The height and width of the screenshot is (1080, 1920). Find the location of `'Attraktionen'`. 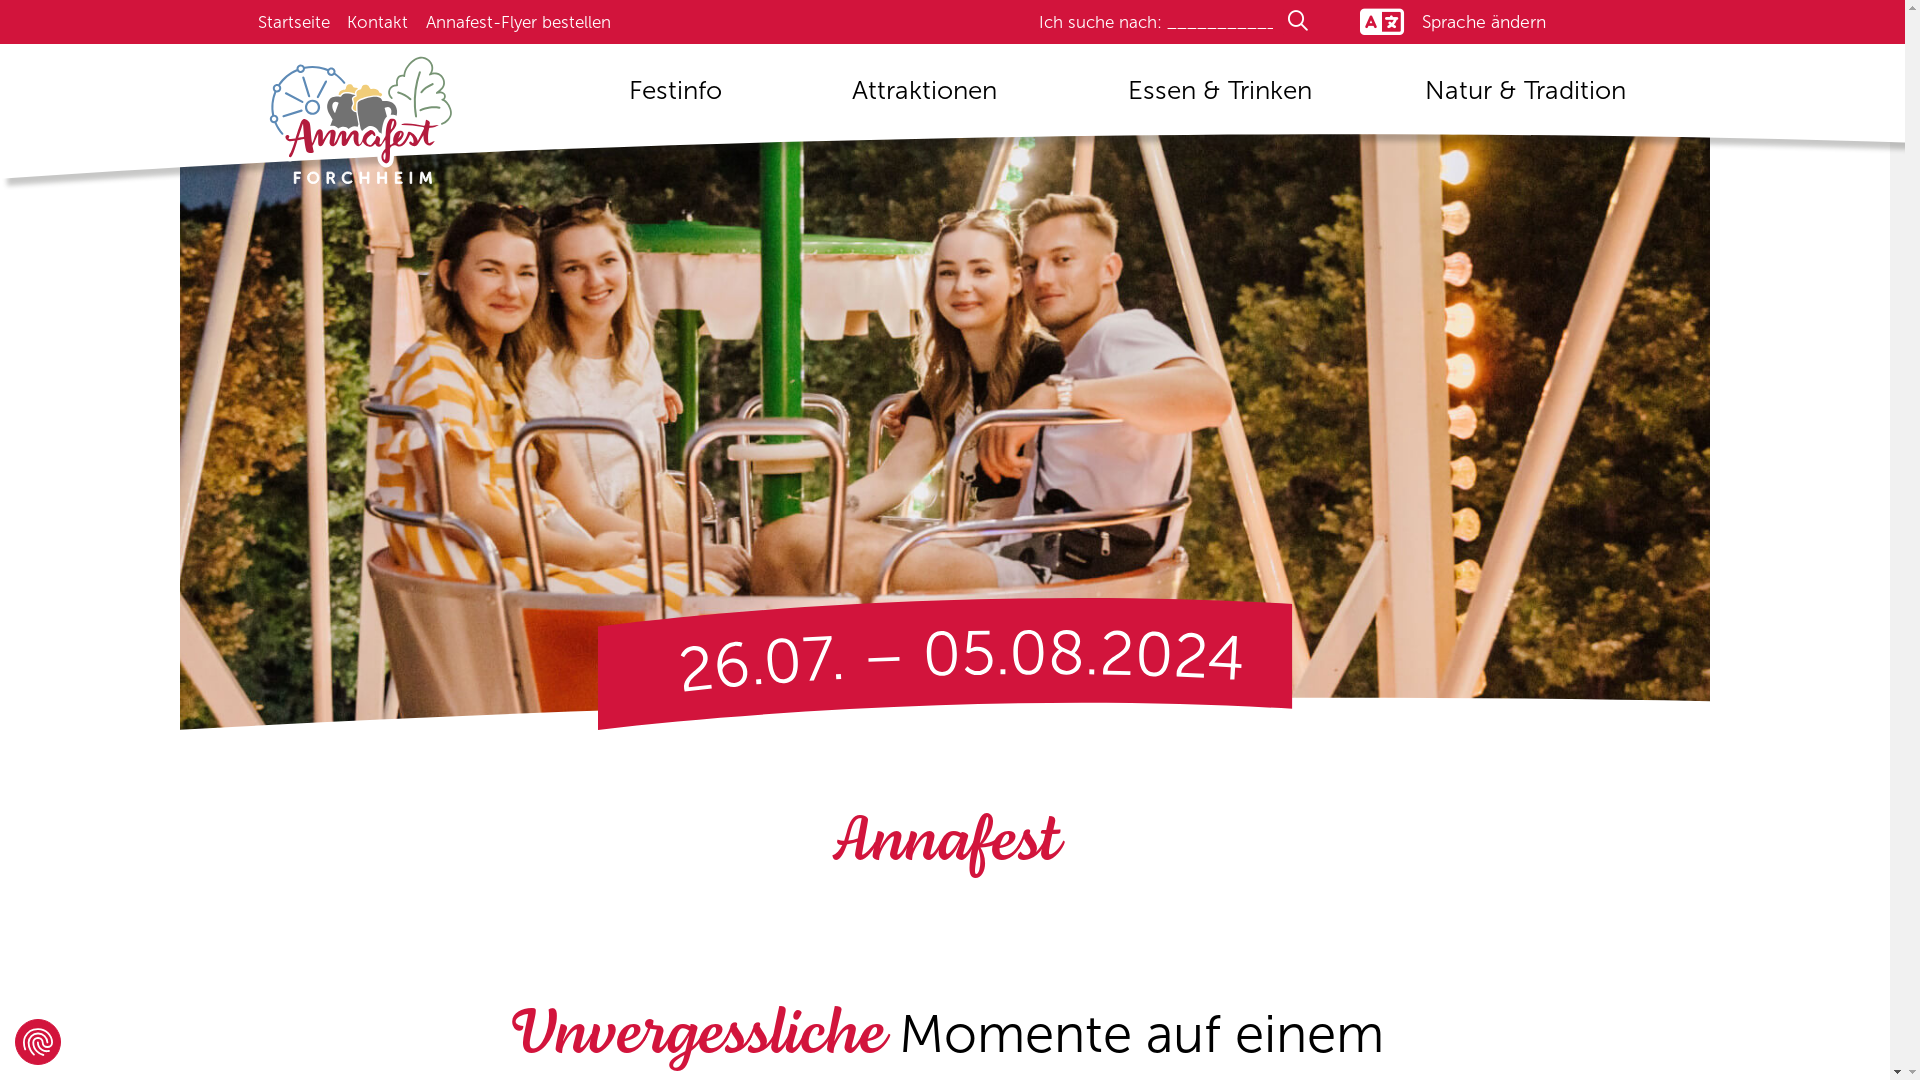

'Attraktionen' is located at coordinates (924, 97).